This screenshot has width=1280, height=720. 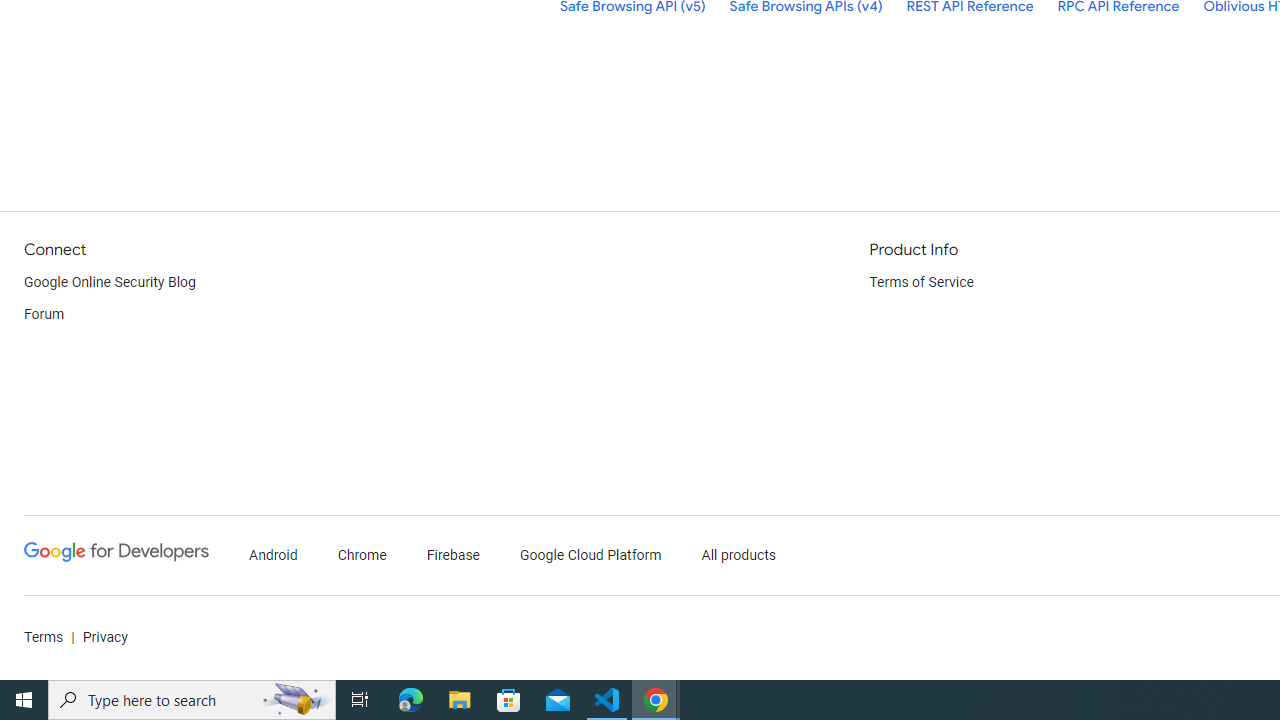 I want to click on 'Google Online Security Blog', so click(x=109, y=282).